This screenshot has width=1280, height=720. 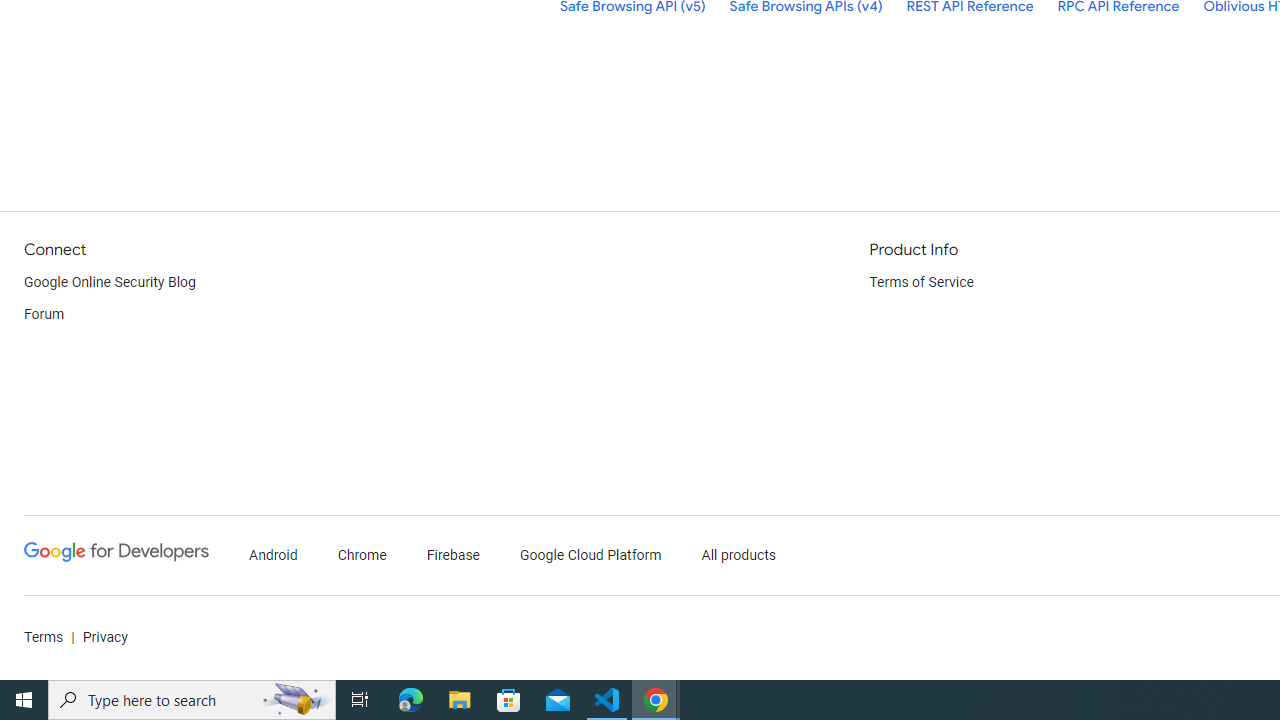 I want to click on 'Google Online Security Blog', so click(x=109, y=282).